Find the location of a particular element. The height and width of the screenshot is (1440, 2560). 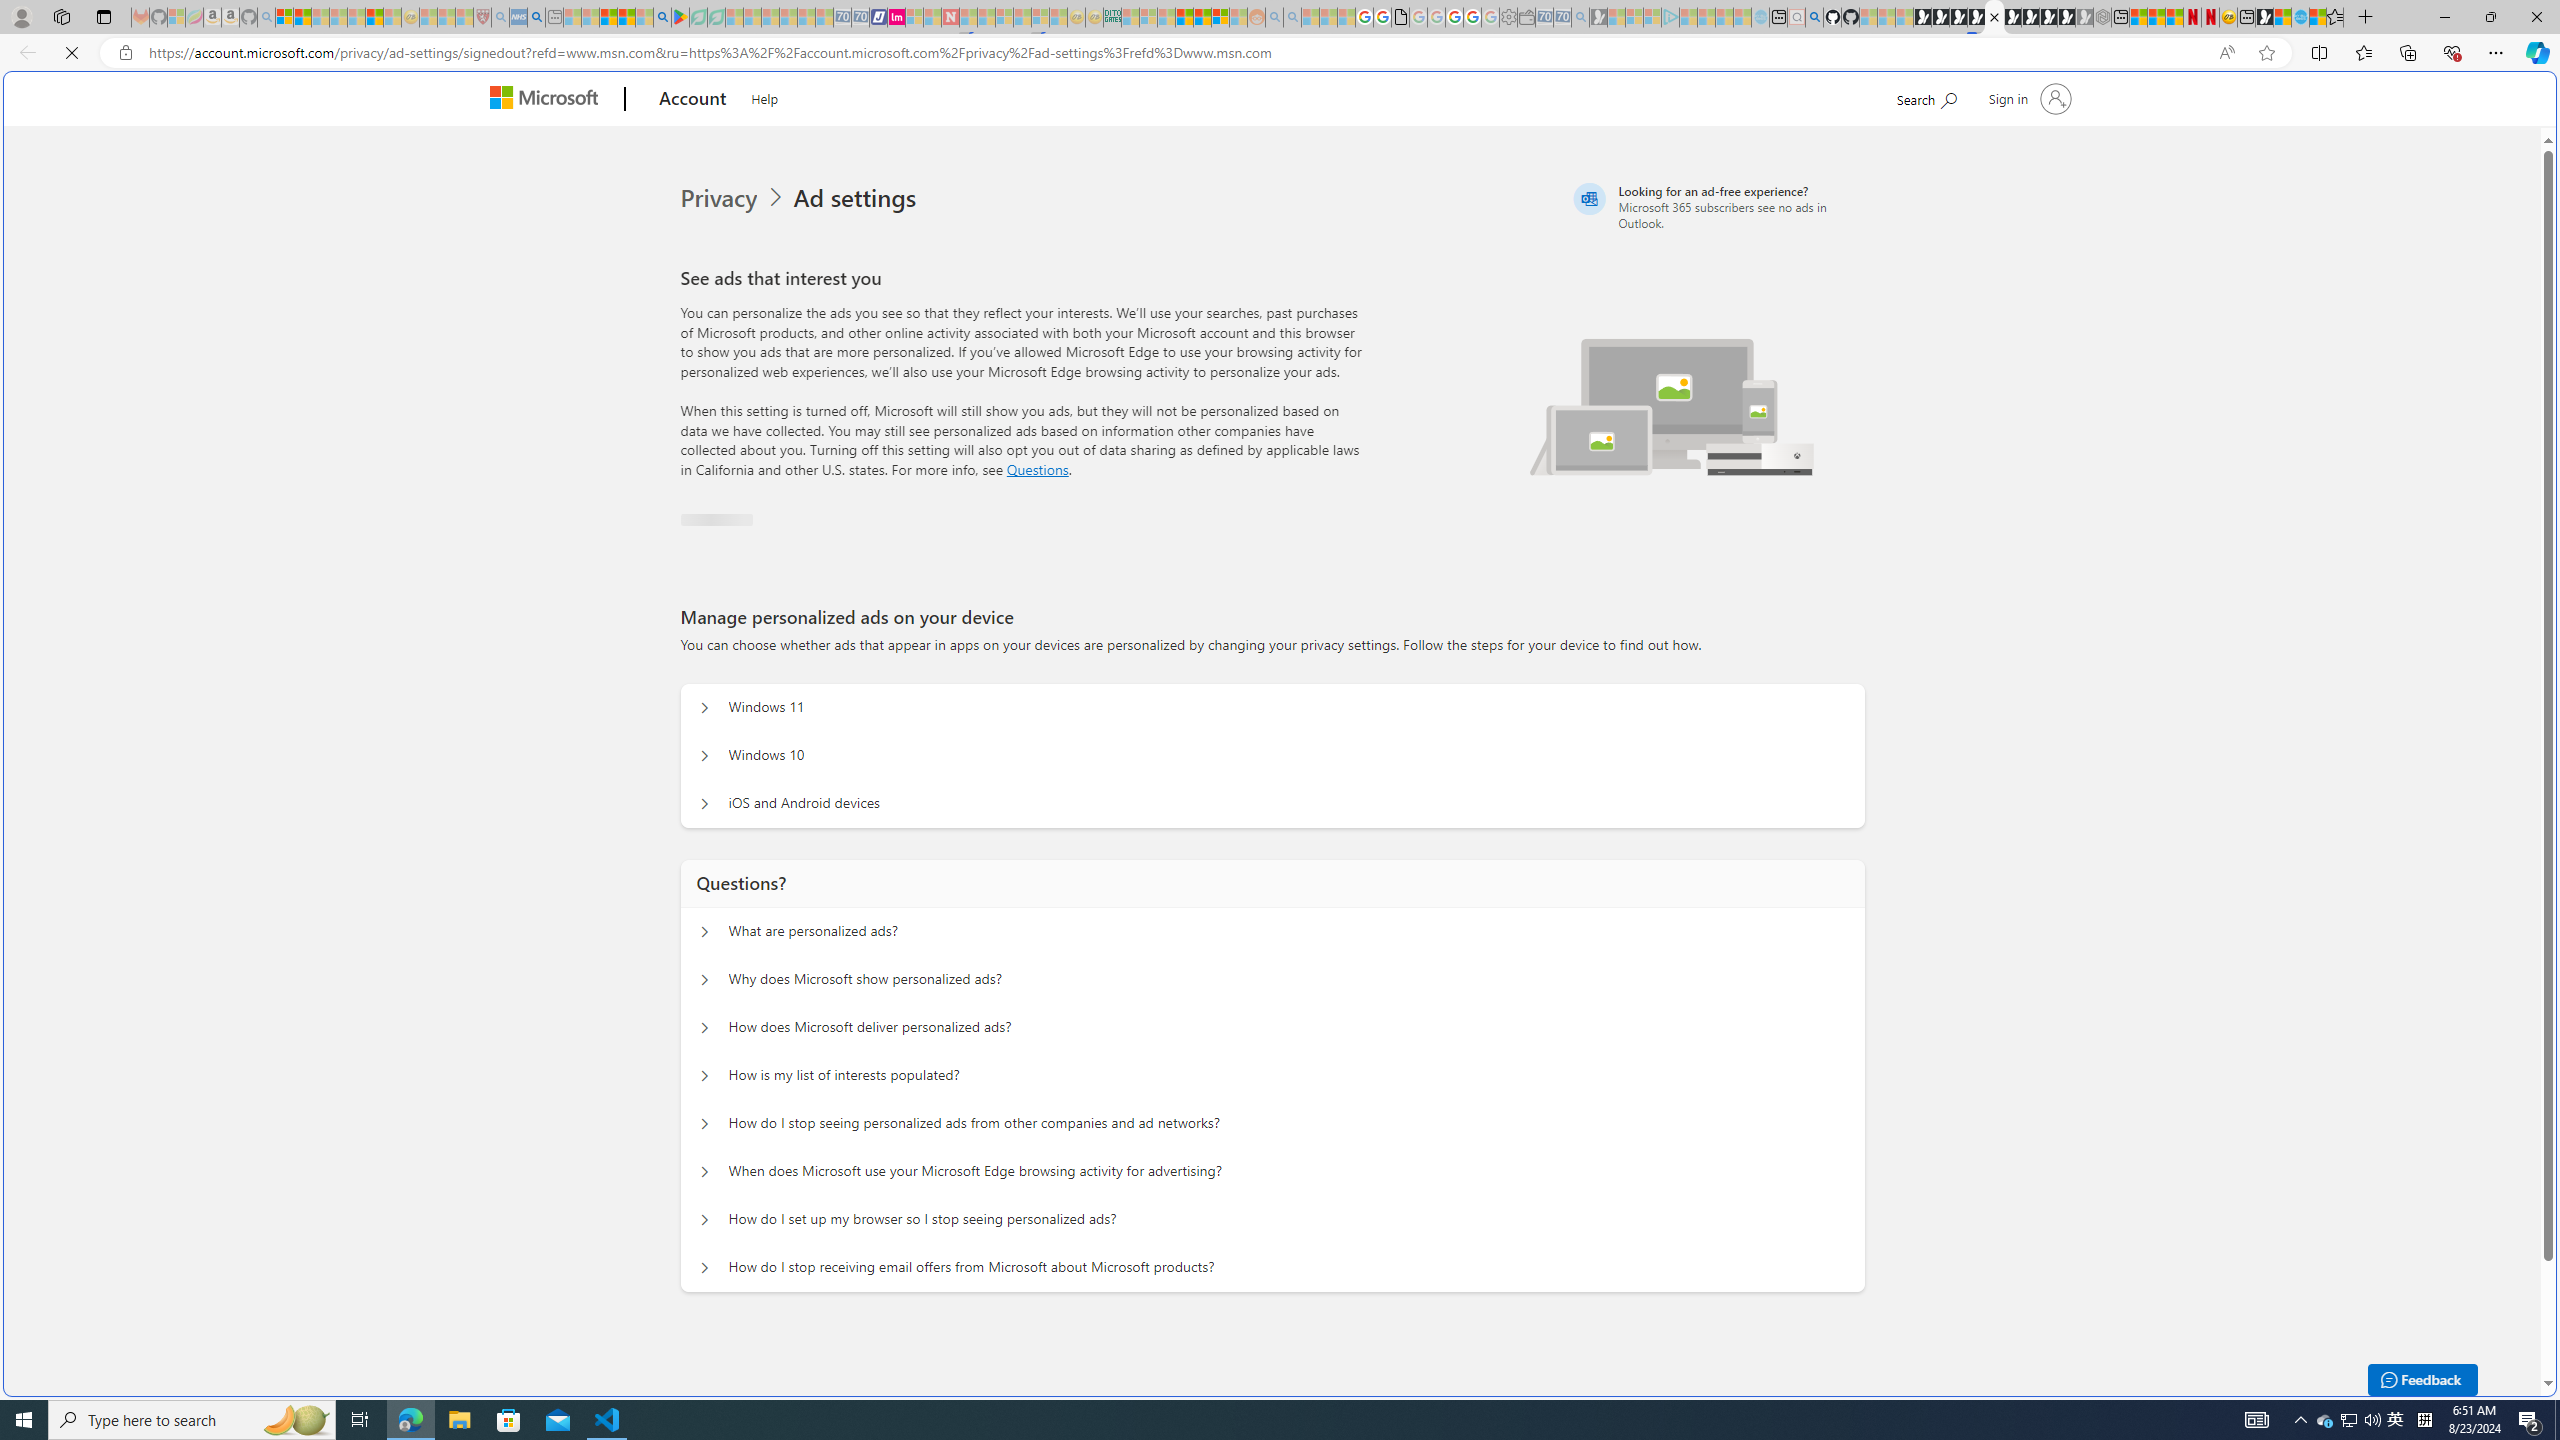

'Illustration of multiple devices' is located at coordinates (1671, 394).